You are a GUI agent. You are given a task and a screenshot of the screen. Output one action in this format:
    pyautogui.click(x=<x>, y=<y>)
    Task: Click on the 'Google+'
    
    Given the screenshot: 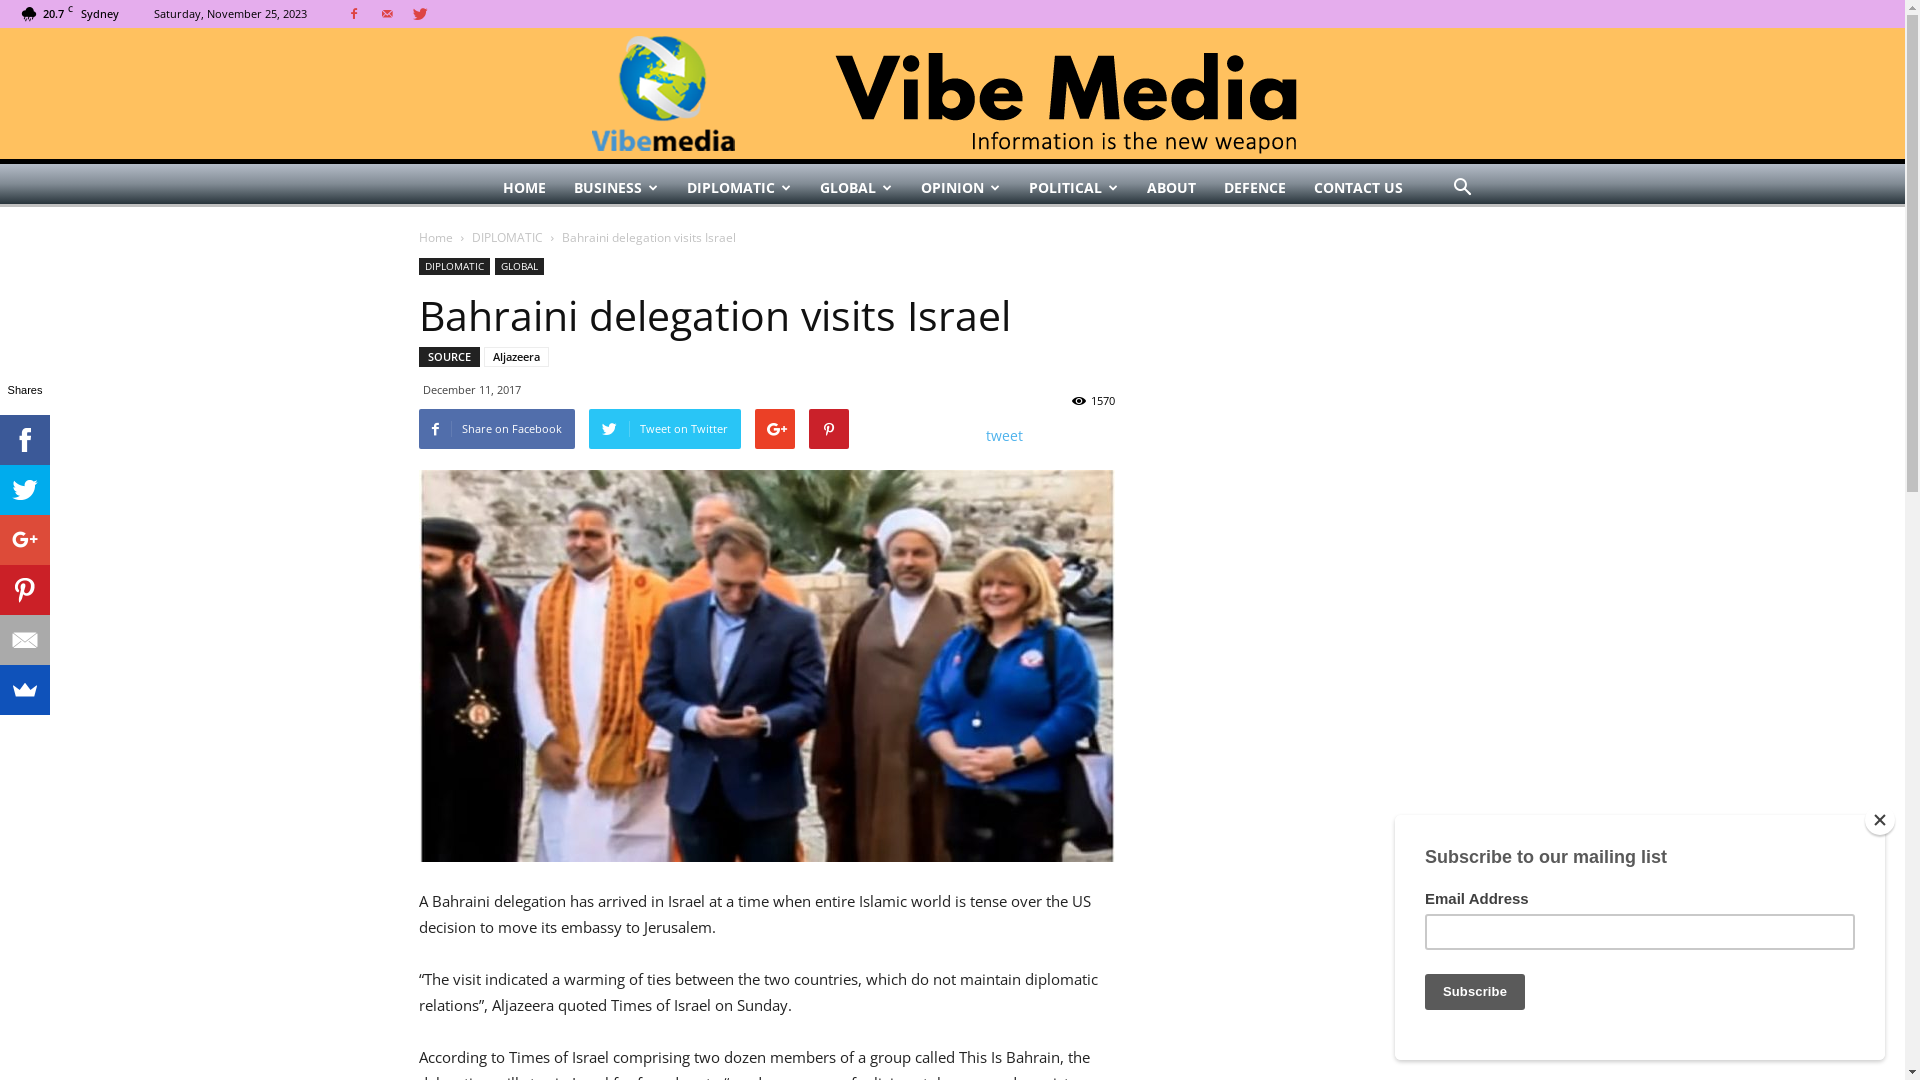 What is the action you would take?
    pyautogui.click(x=24, y=540)
    